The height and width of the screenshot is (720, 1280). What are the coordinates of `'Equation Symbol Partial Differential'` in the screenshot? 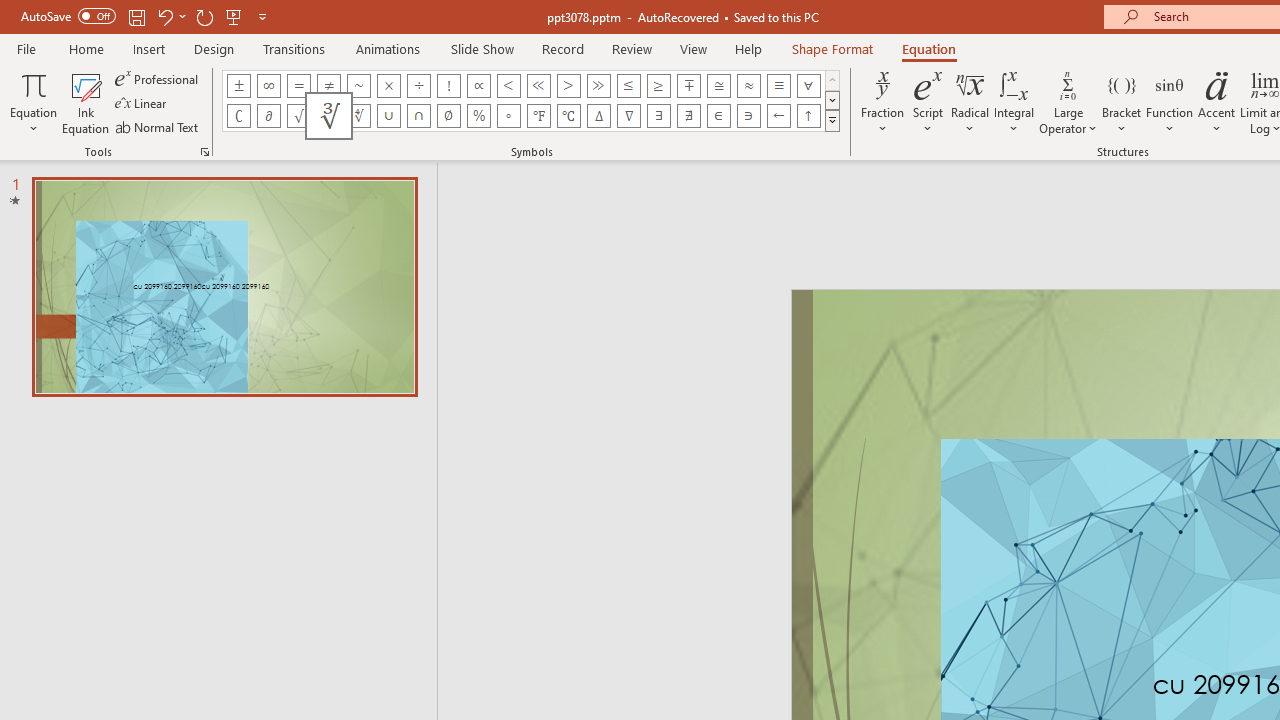 It's located at (267, 115).